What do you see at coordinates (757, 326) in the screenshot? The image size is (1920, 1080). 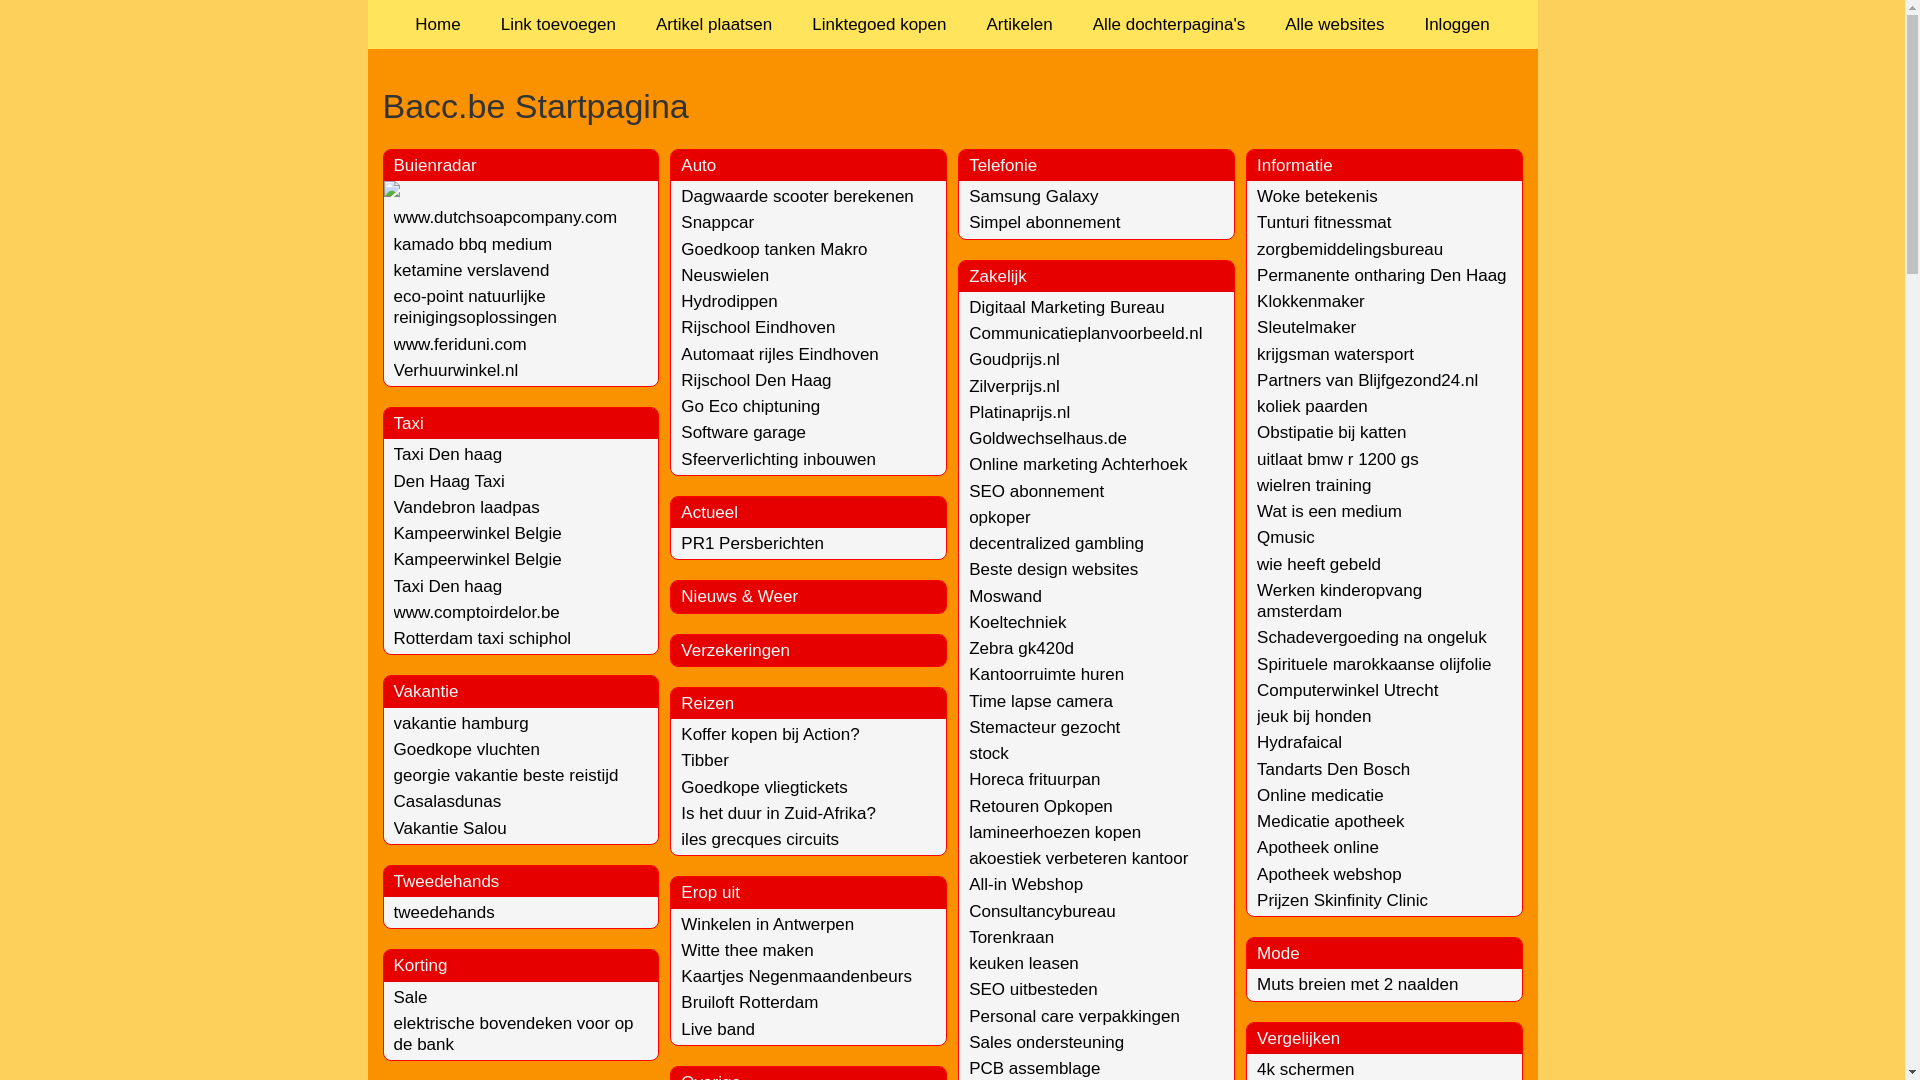 I see `'Rijschool Eindhoven'` at bounding box center [757, 326].